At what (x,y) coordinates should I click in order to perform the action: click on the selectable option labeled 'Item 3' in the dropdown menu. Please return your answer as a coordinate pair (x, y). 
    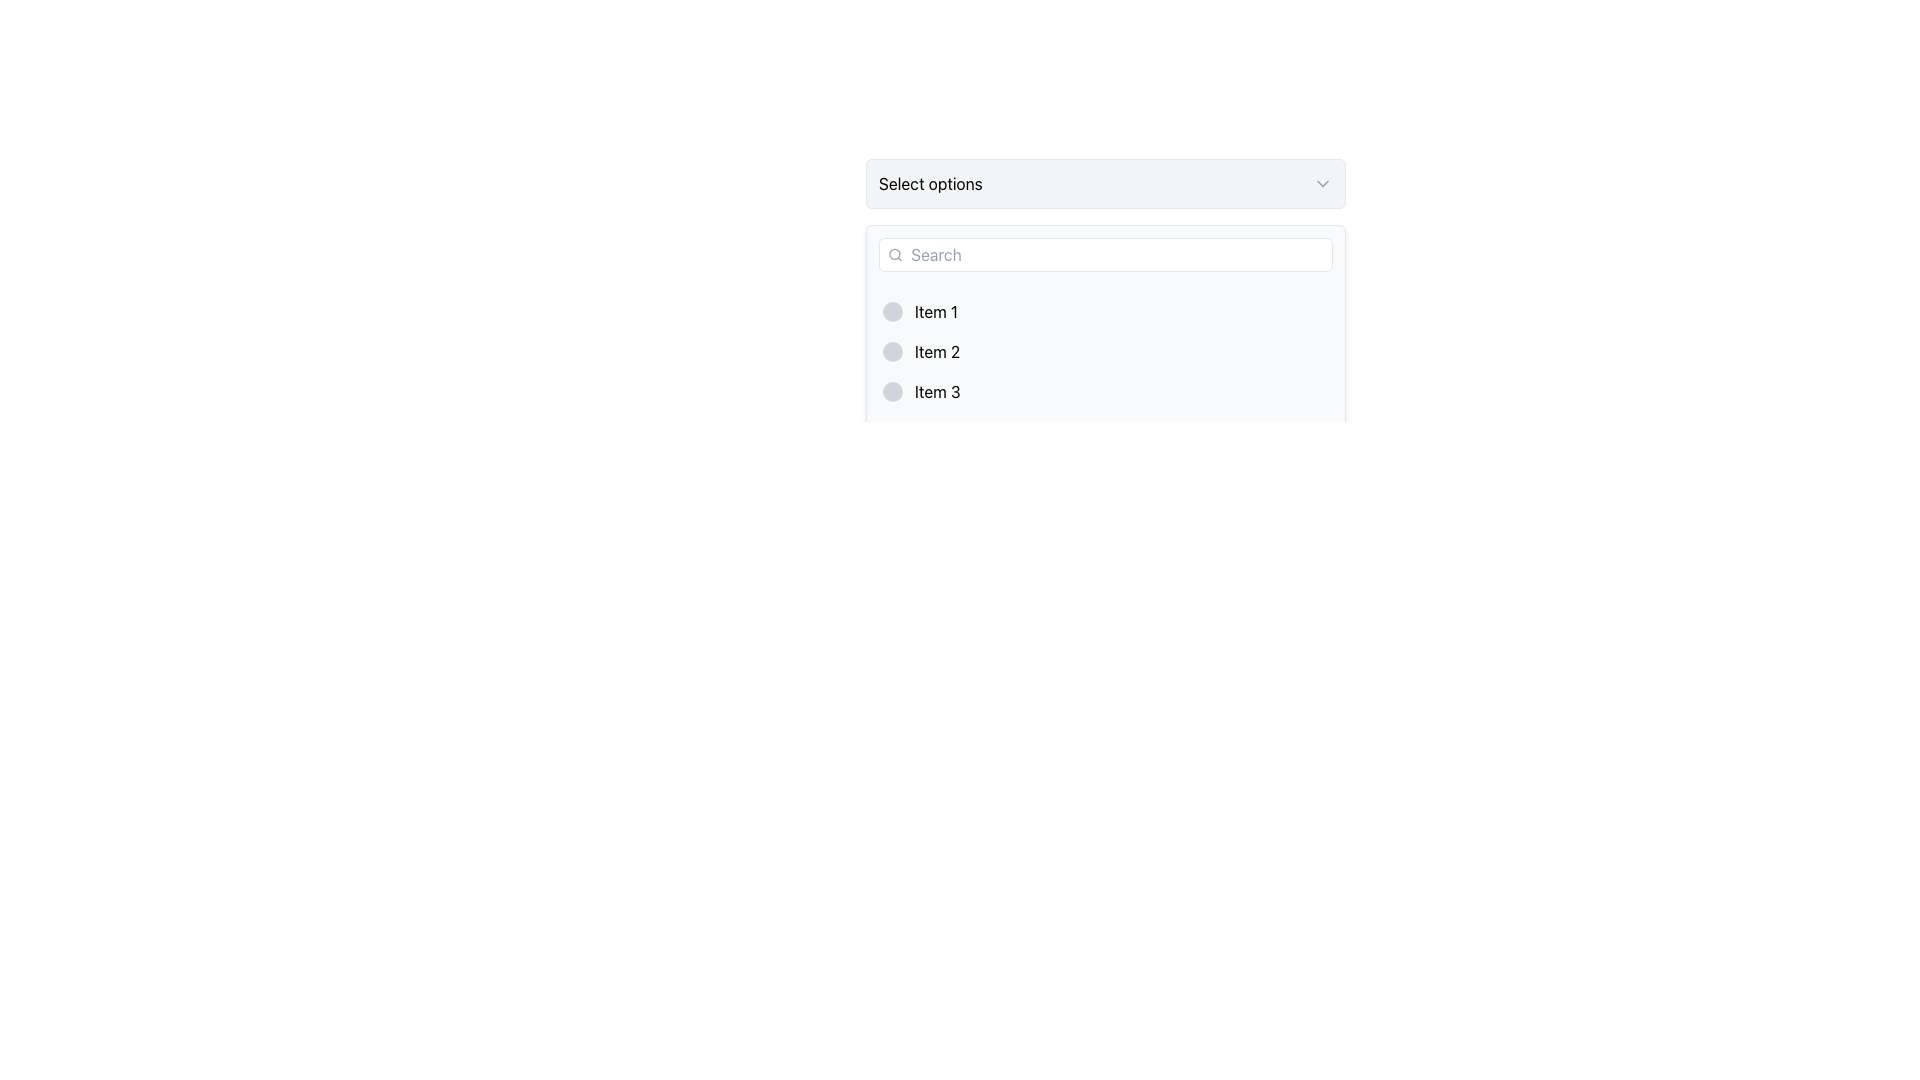
    Looking at the image, I should click on (1104, 392).